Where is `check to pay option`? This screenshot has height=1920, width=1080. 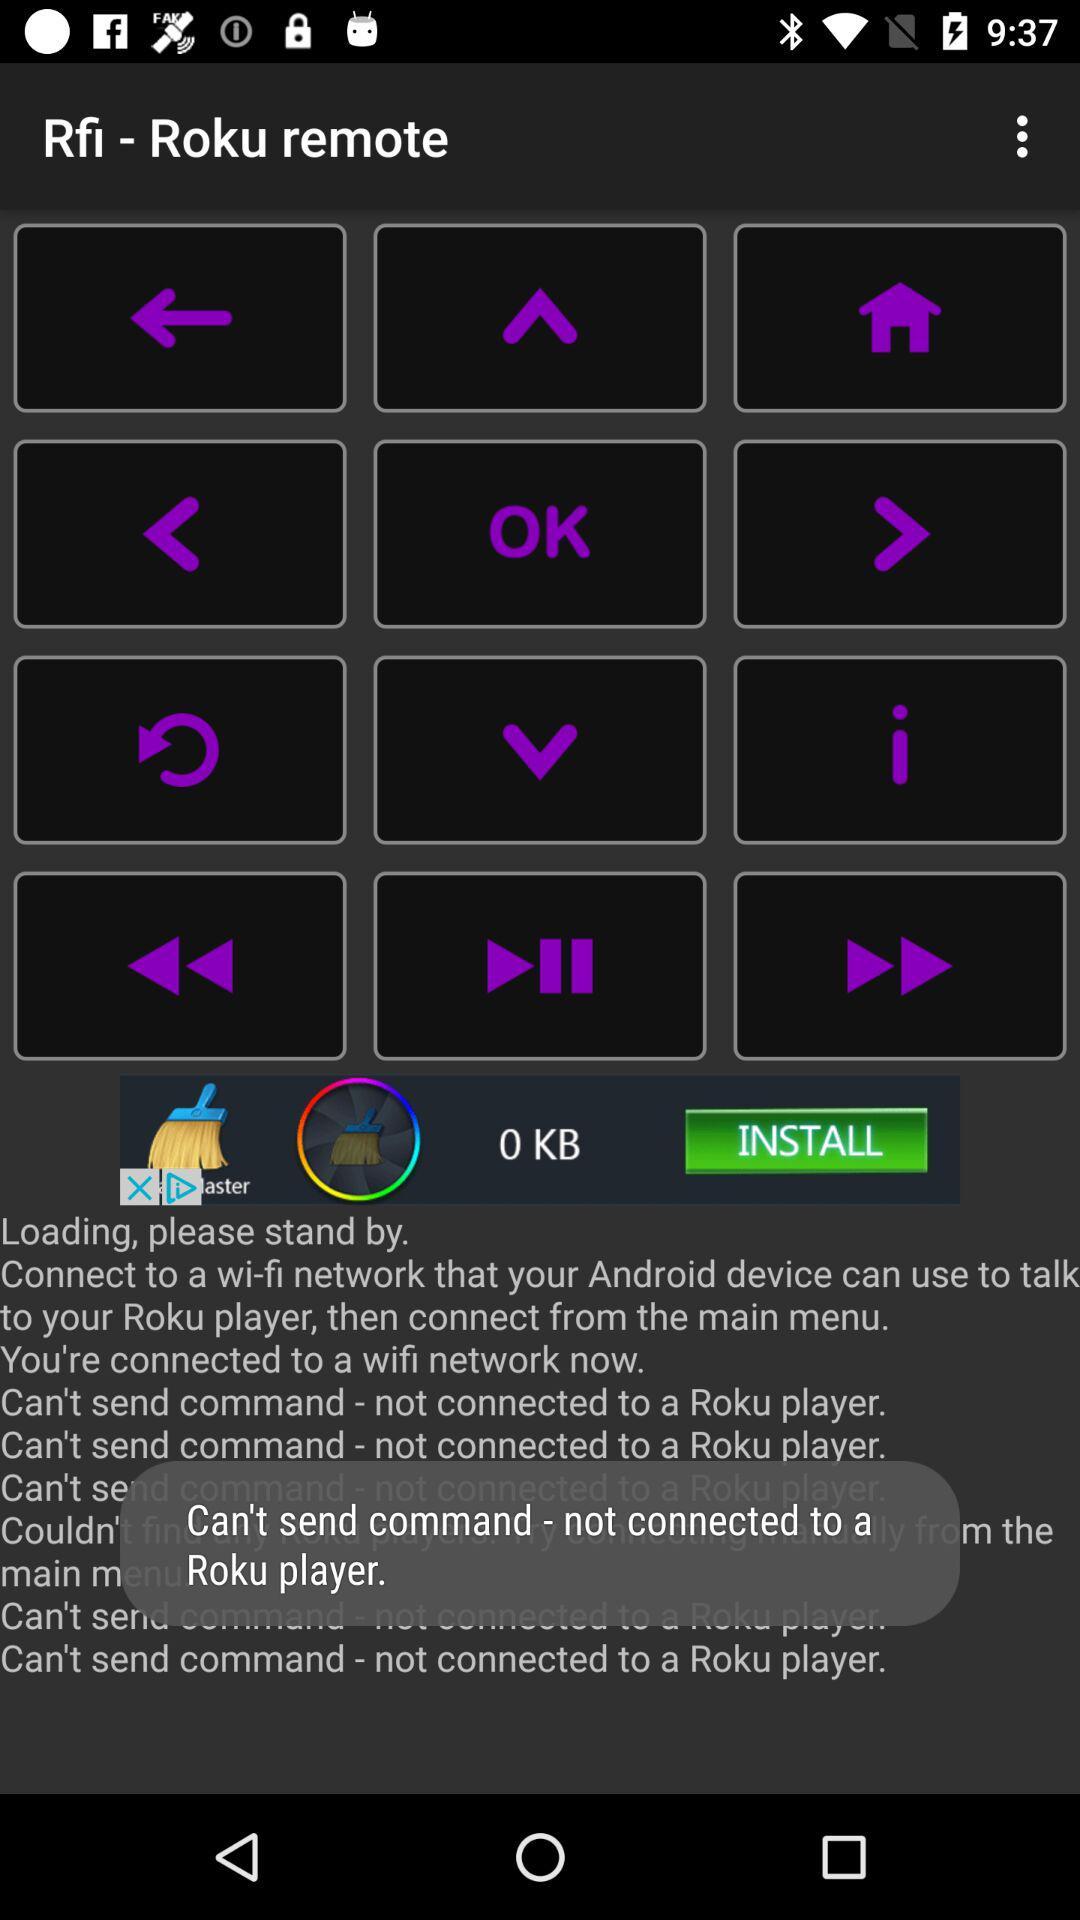 check to pay option is located at coordinates (180, 965).